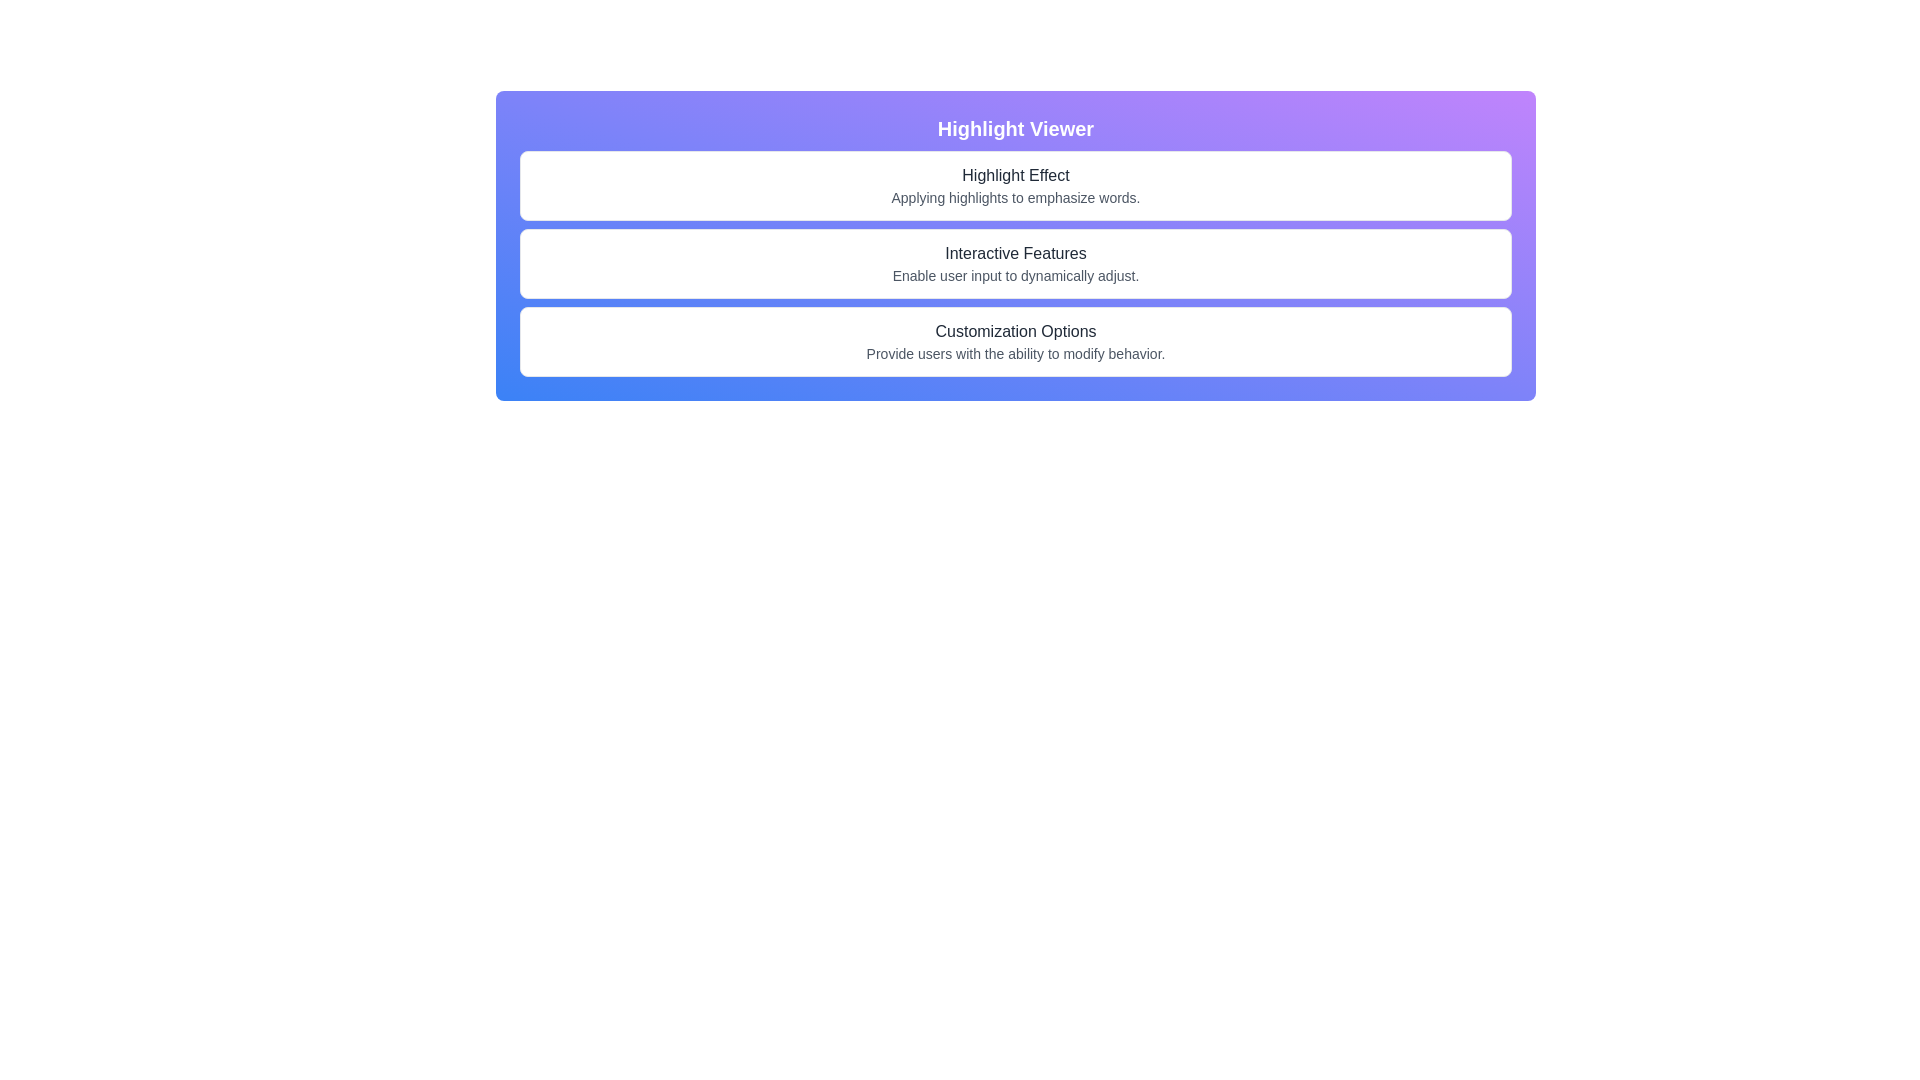 The image size is (1920, 1080). What do you see at coordinates (1000, 252) in the screenshot?
I see `the lowercase letter 'i' in the word 'Interactive' within the header 'Interactive Features', which is styled with an underline effect on hover` at bounding box center [1000, 252].